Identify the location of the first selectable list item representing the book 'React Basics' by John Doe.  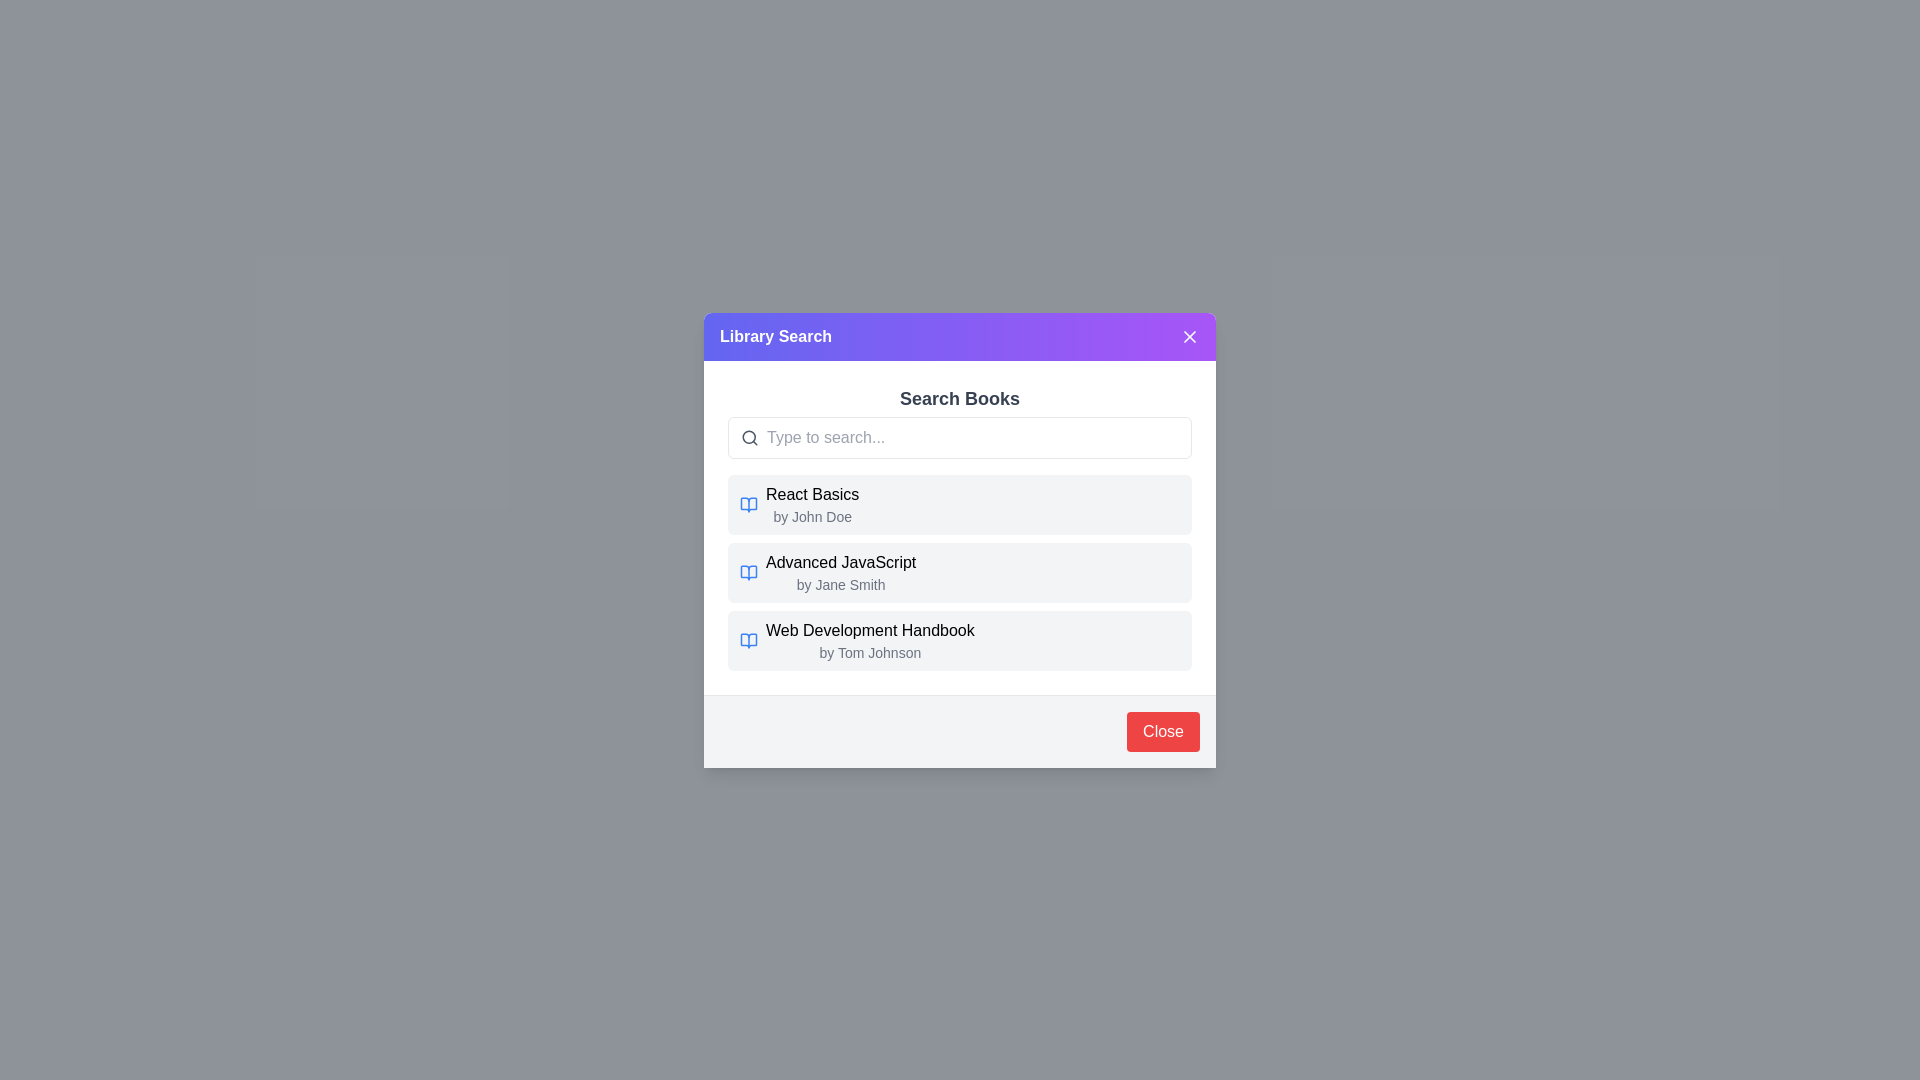
(960, 503).